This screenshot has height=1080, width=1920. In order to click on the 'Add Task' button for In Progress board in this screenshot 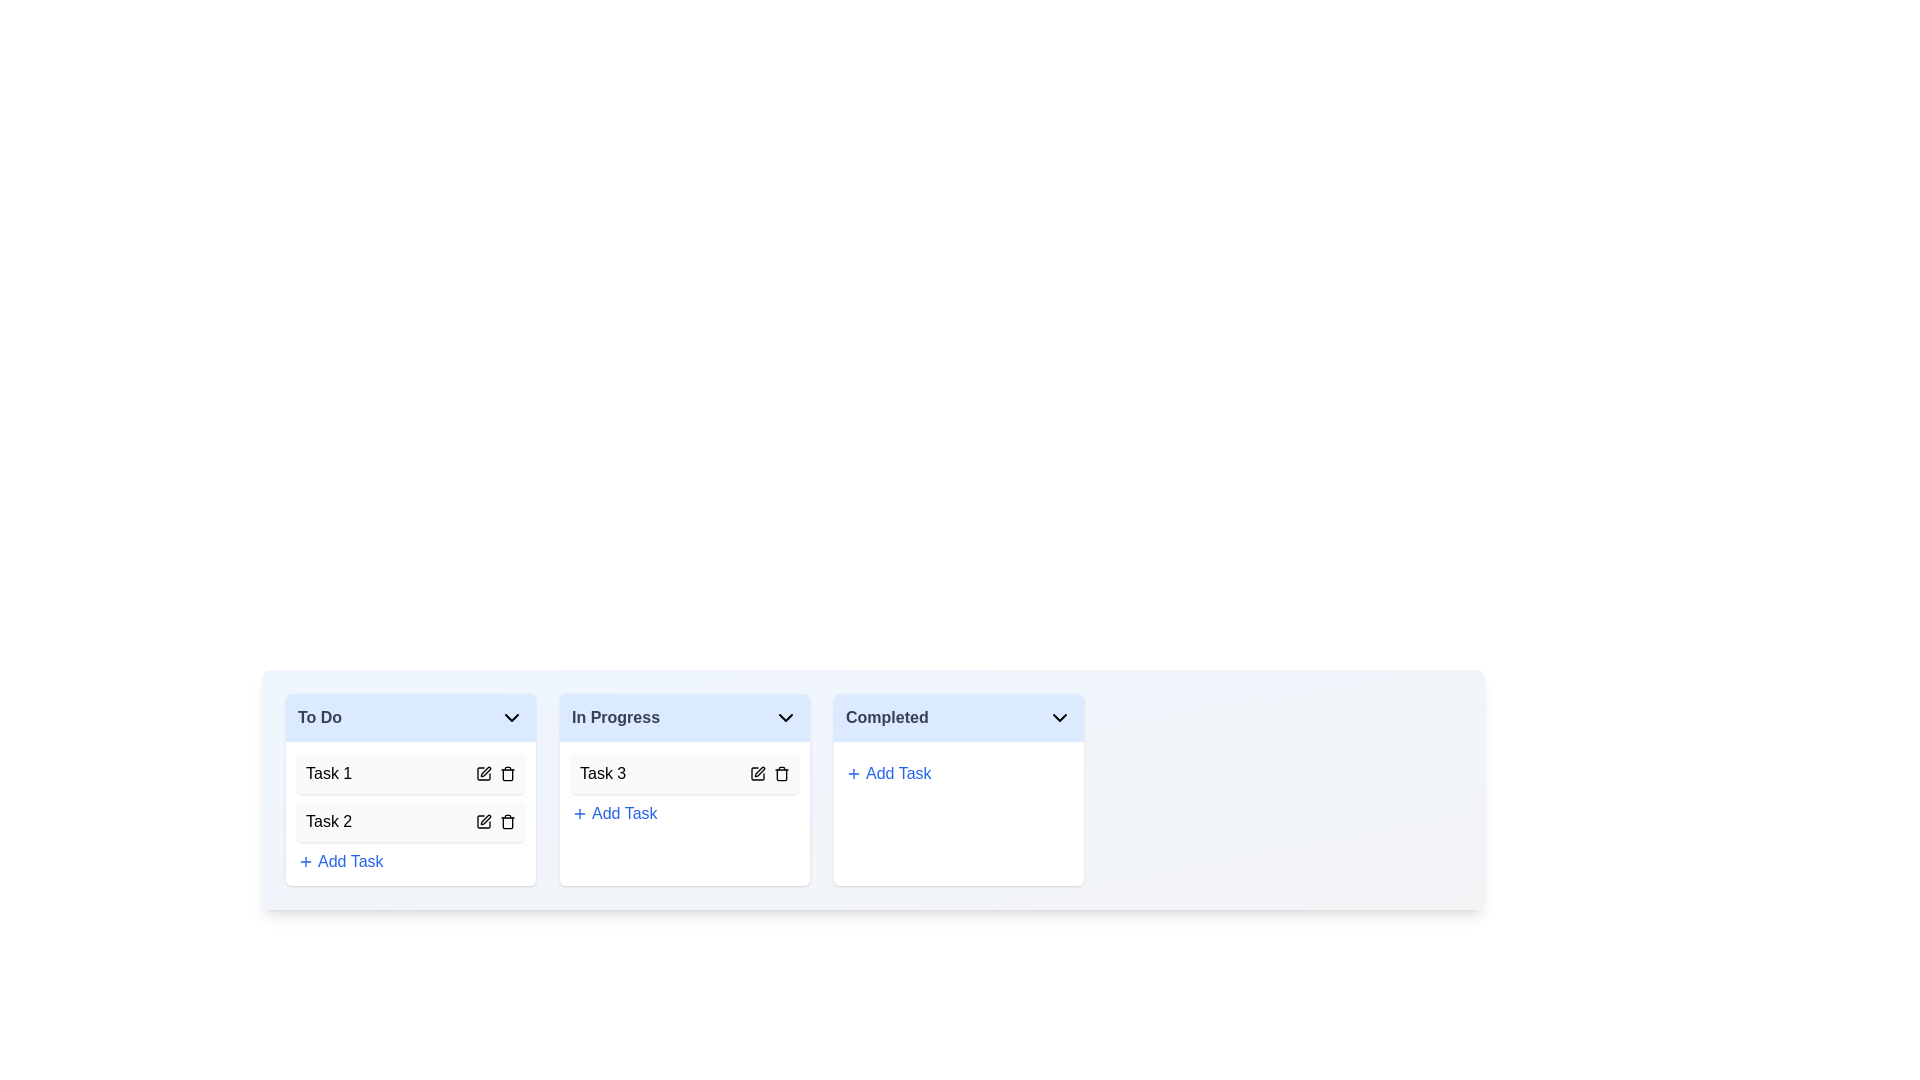, I will do `click(613, 813)`.